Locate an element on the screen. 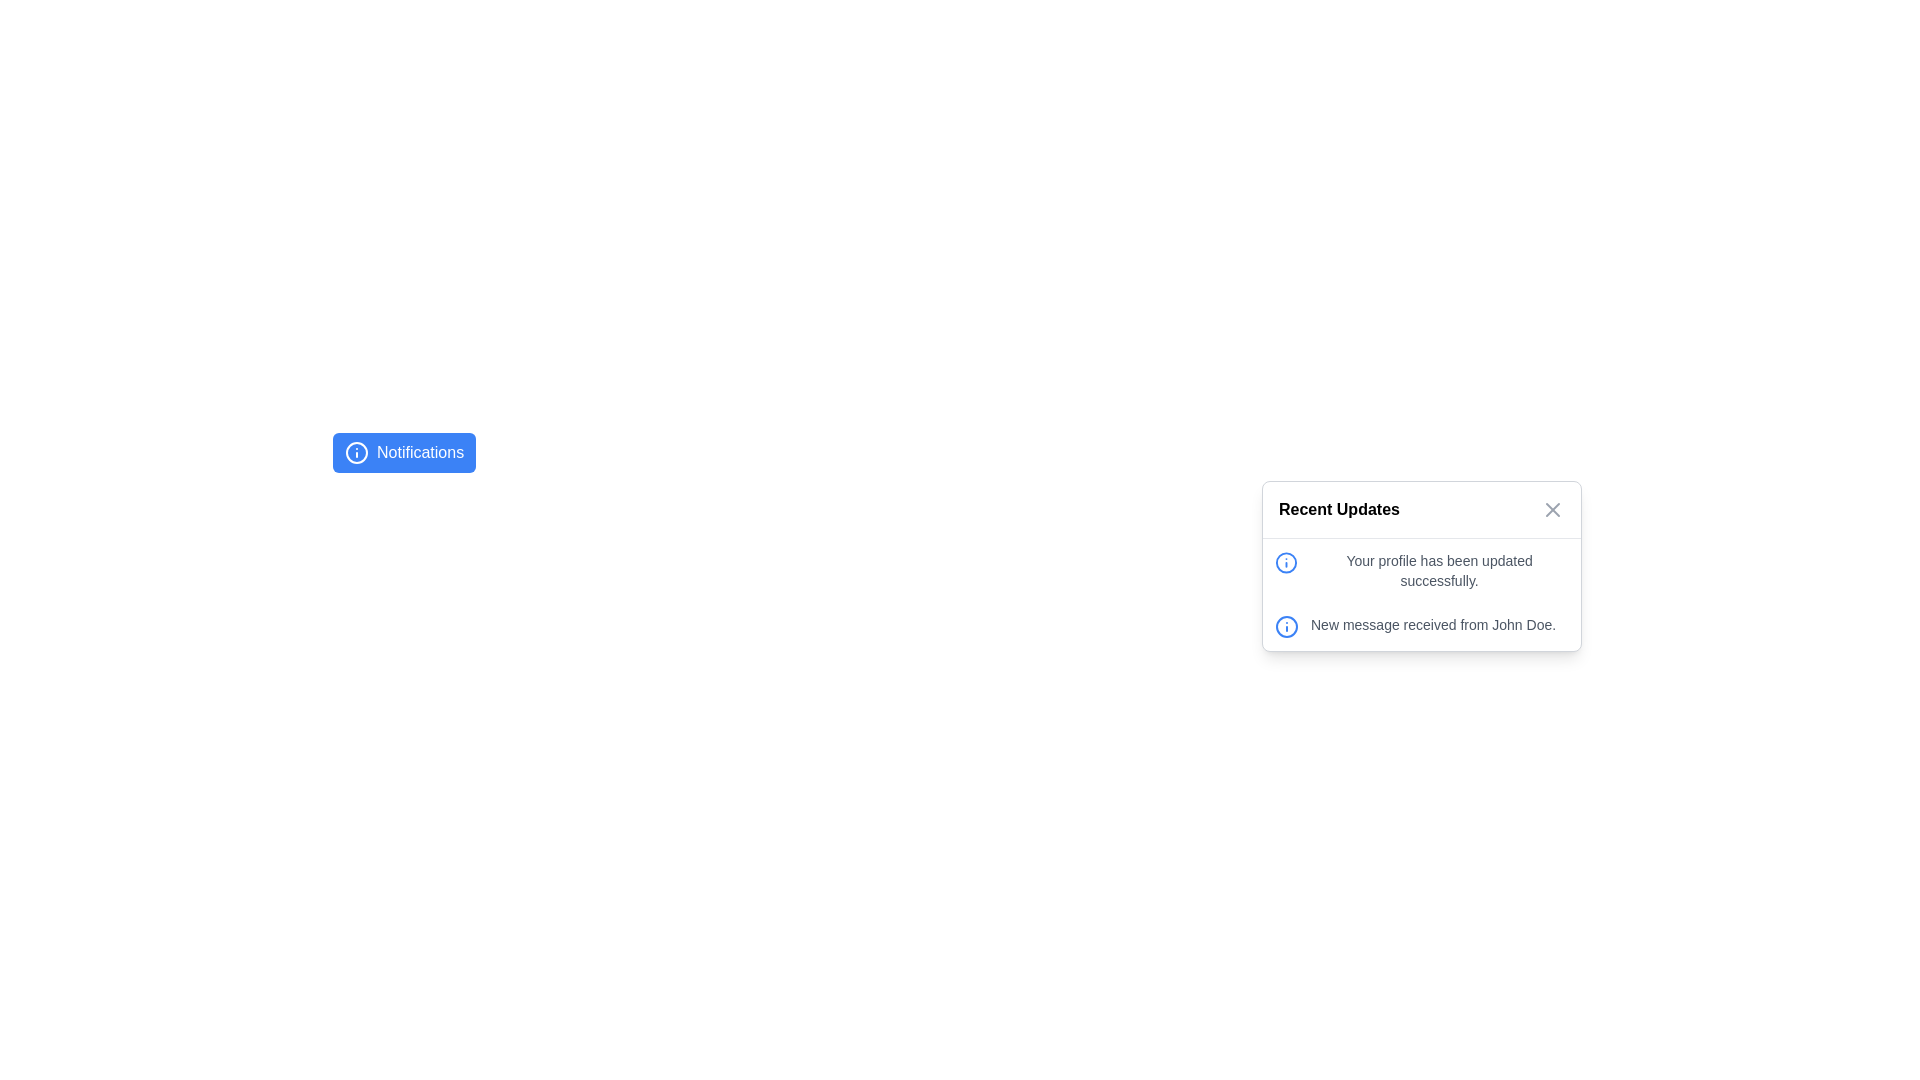  the close button located in the top-right corner of the 'Recent Updates' section to change its color is located at coordinates (1552, 508).